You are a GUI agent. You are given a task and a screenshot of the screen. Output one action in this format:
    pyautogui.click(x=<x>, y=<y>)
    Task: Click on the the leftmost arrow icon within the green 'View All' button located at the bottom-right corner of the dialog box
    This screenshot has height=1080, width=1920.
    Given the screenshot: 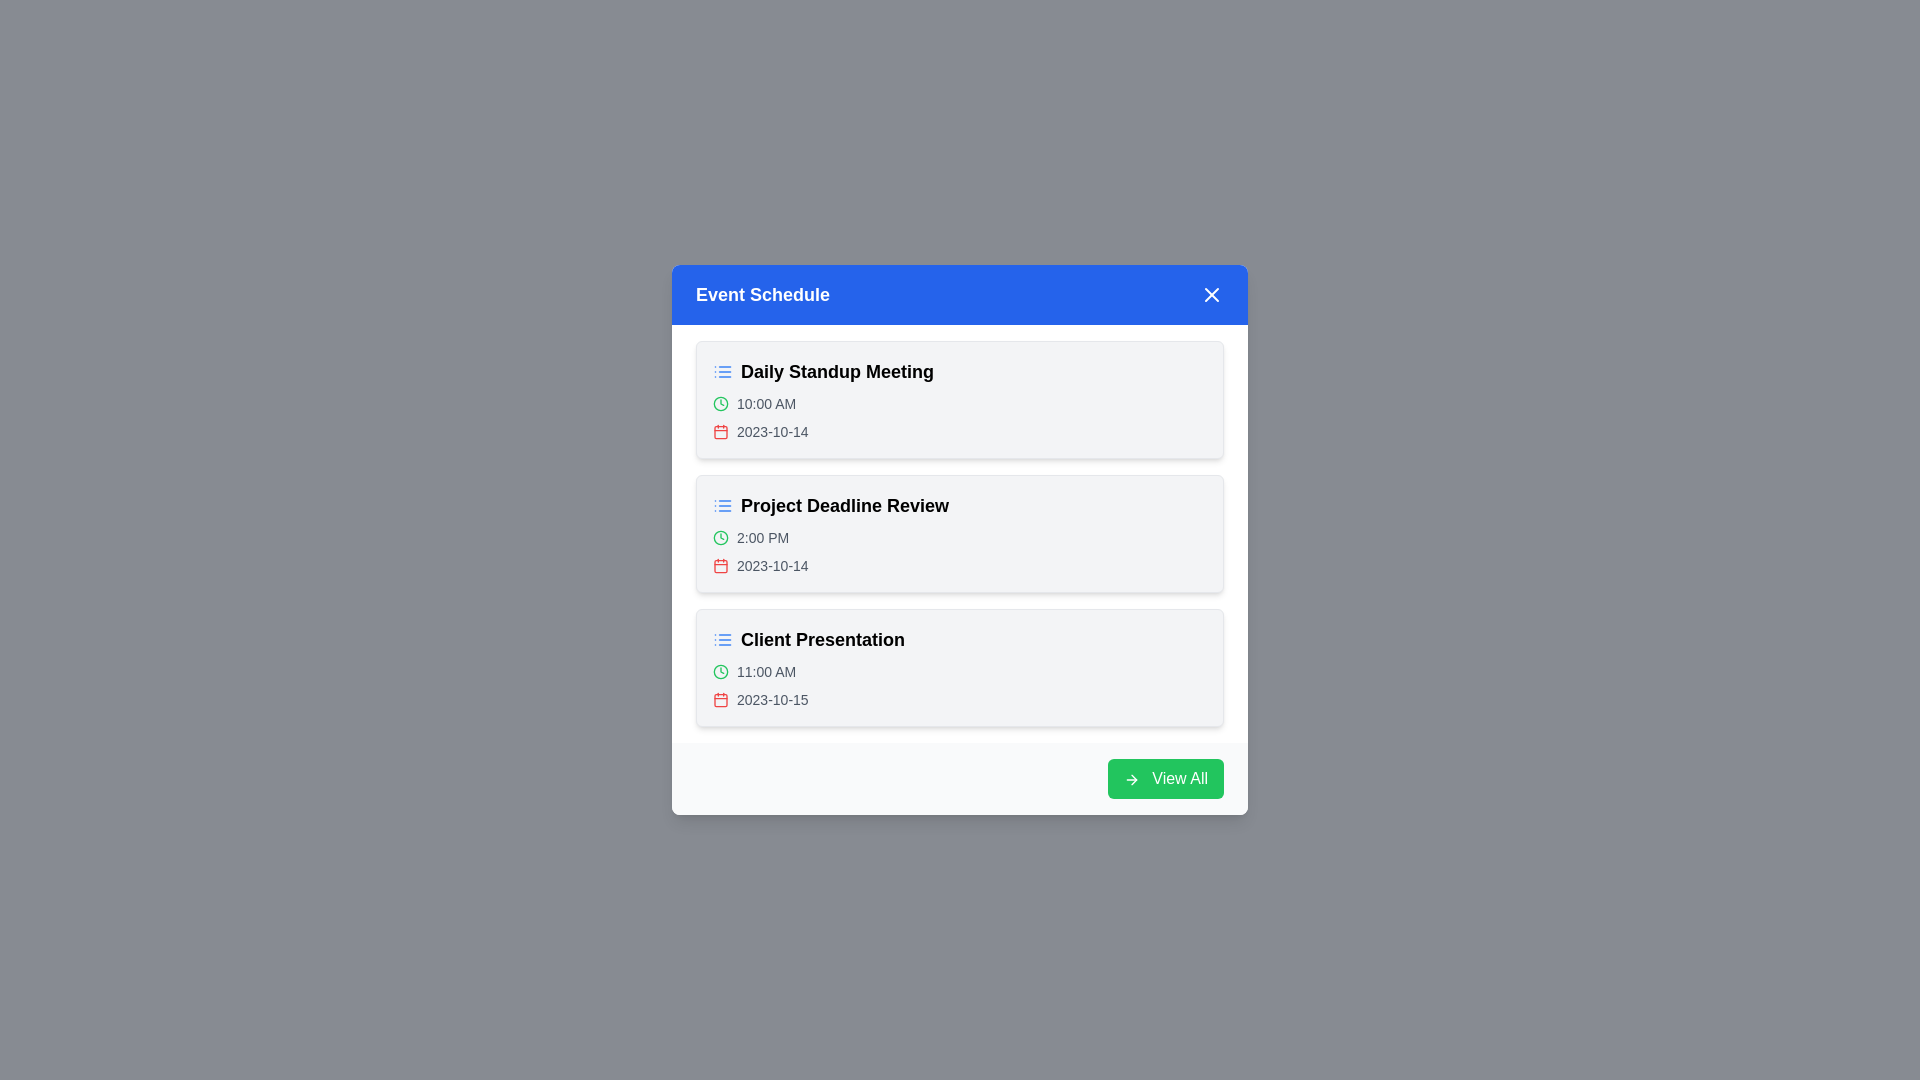 What is the action you would take?
    pyautogui.click(x=1131, y=778)
    